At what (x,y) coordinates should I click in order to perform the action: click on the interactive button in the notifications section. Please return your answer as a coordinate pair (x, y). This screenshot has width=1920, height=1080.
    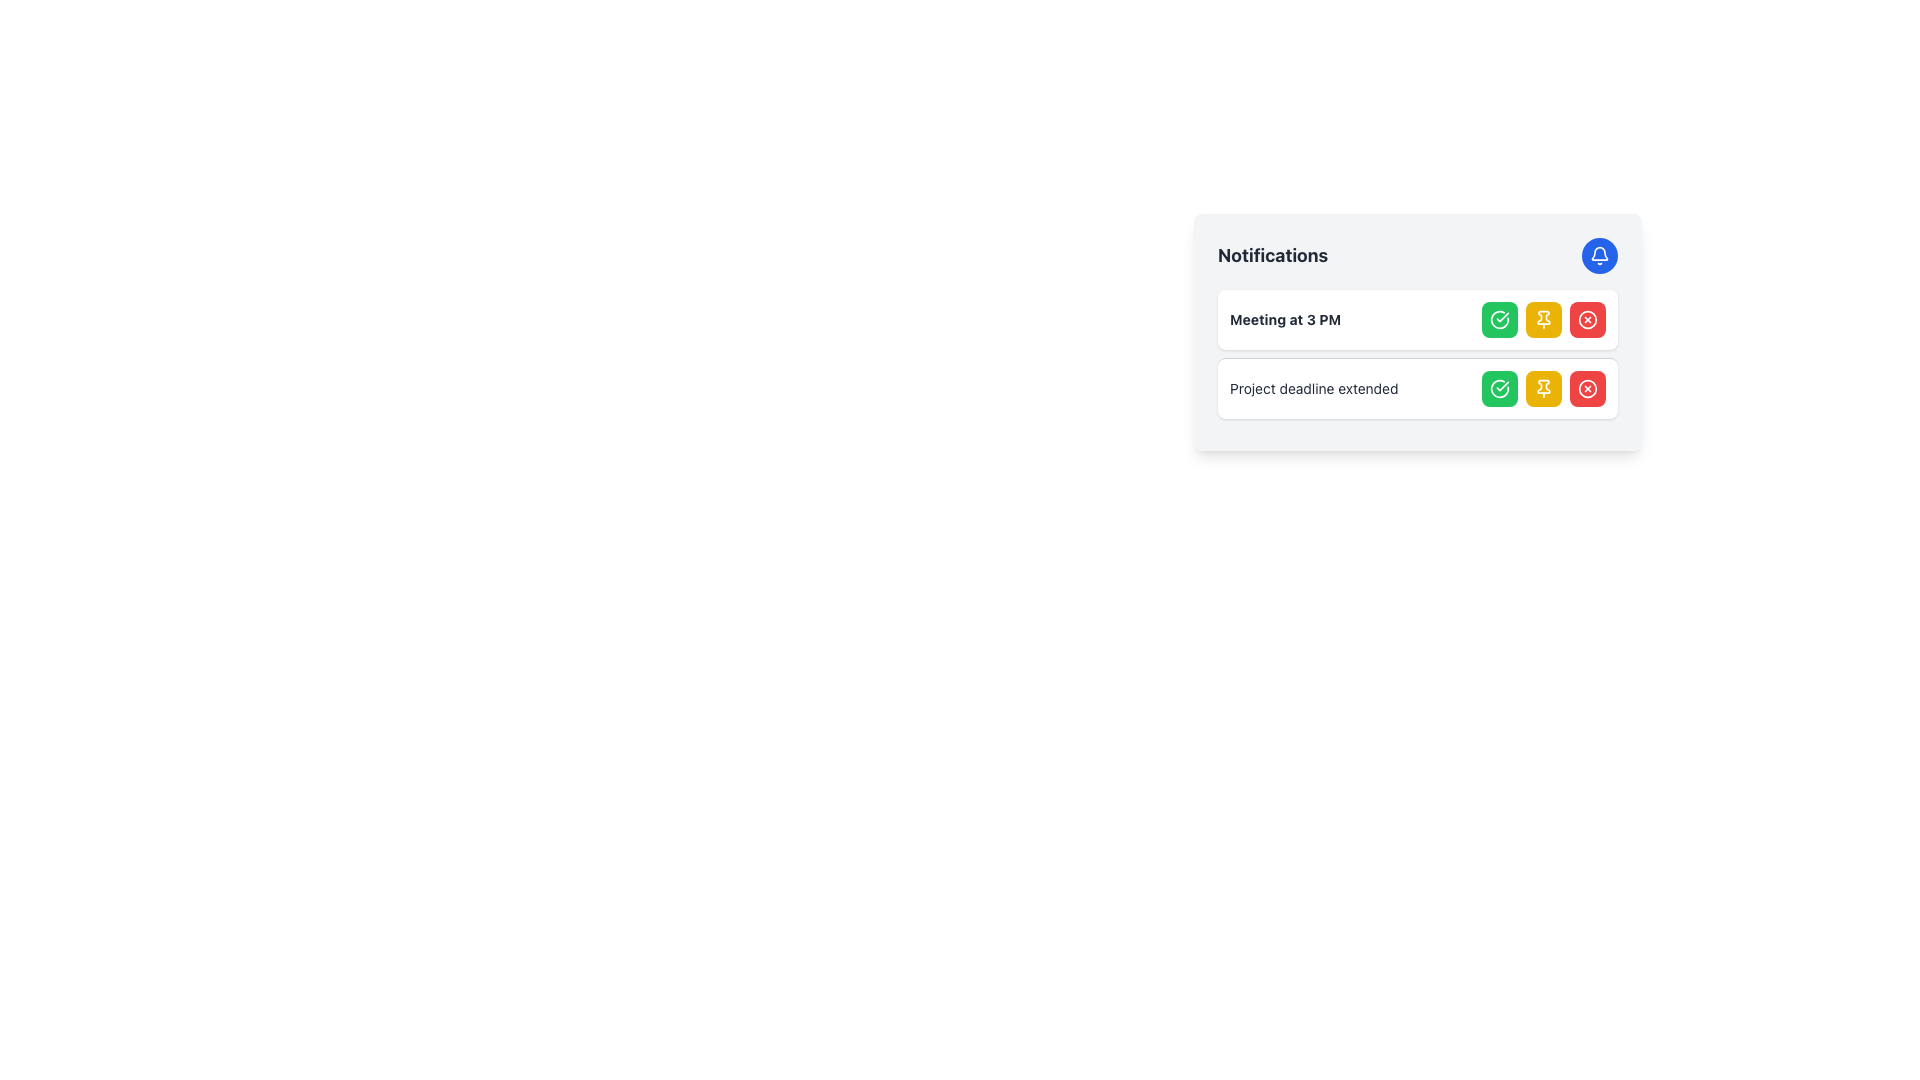
    Looking at the image, I should click on (1416, 254).